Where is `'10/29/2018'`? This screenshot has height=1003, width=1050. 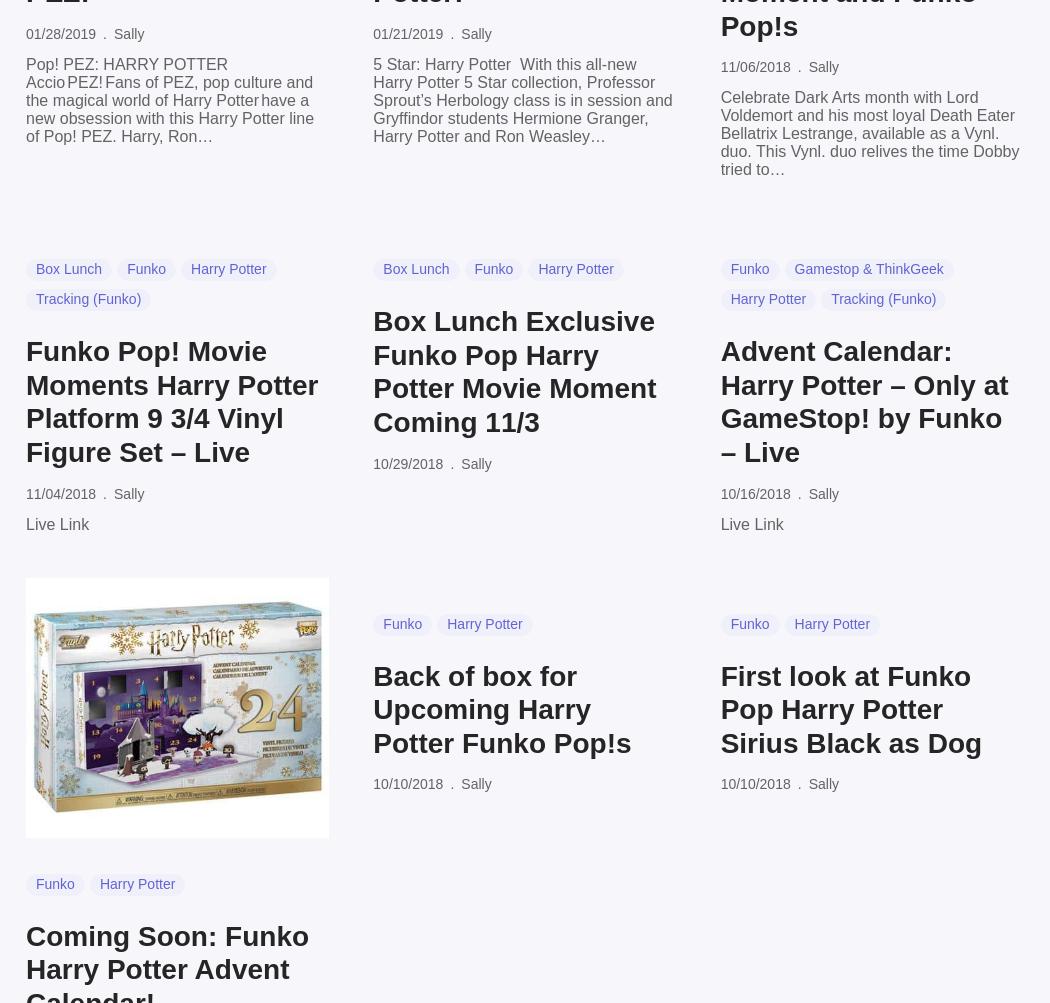 '10/29/2018' is located at coordinates (408, 462).